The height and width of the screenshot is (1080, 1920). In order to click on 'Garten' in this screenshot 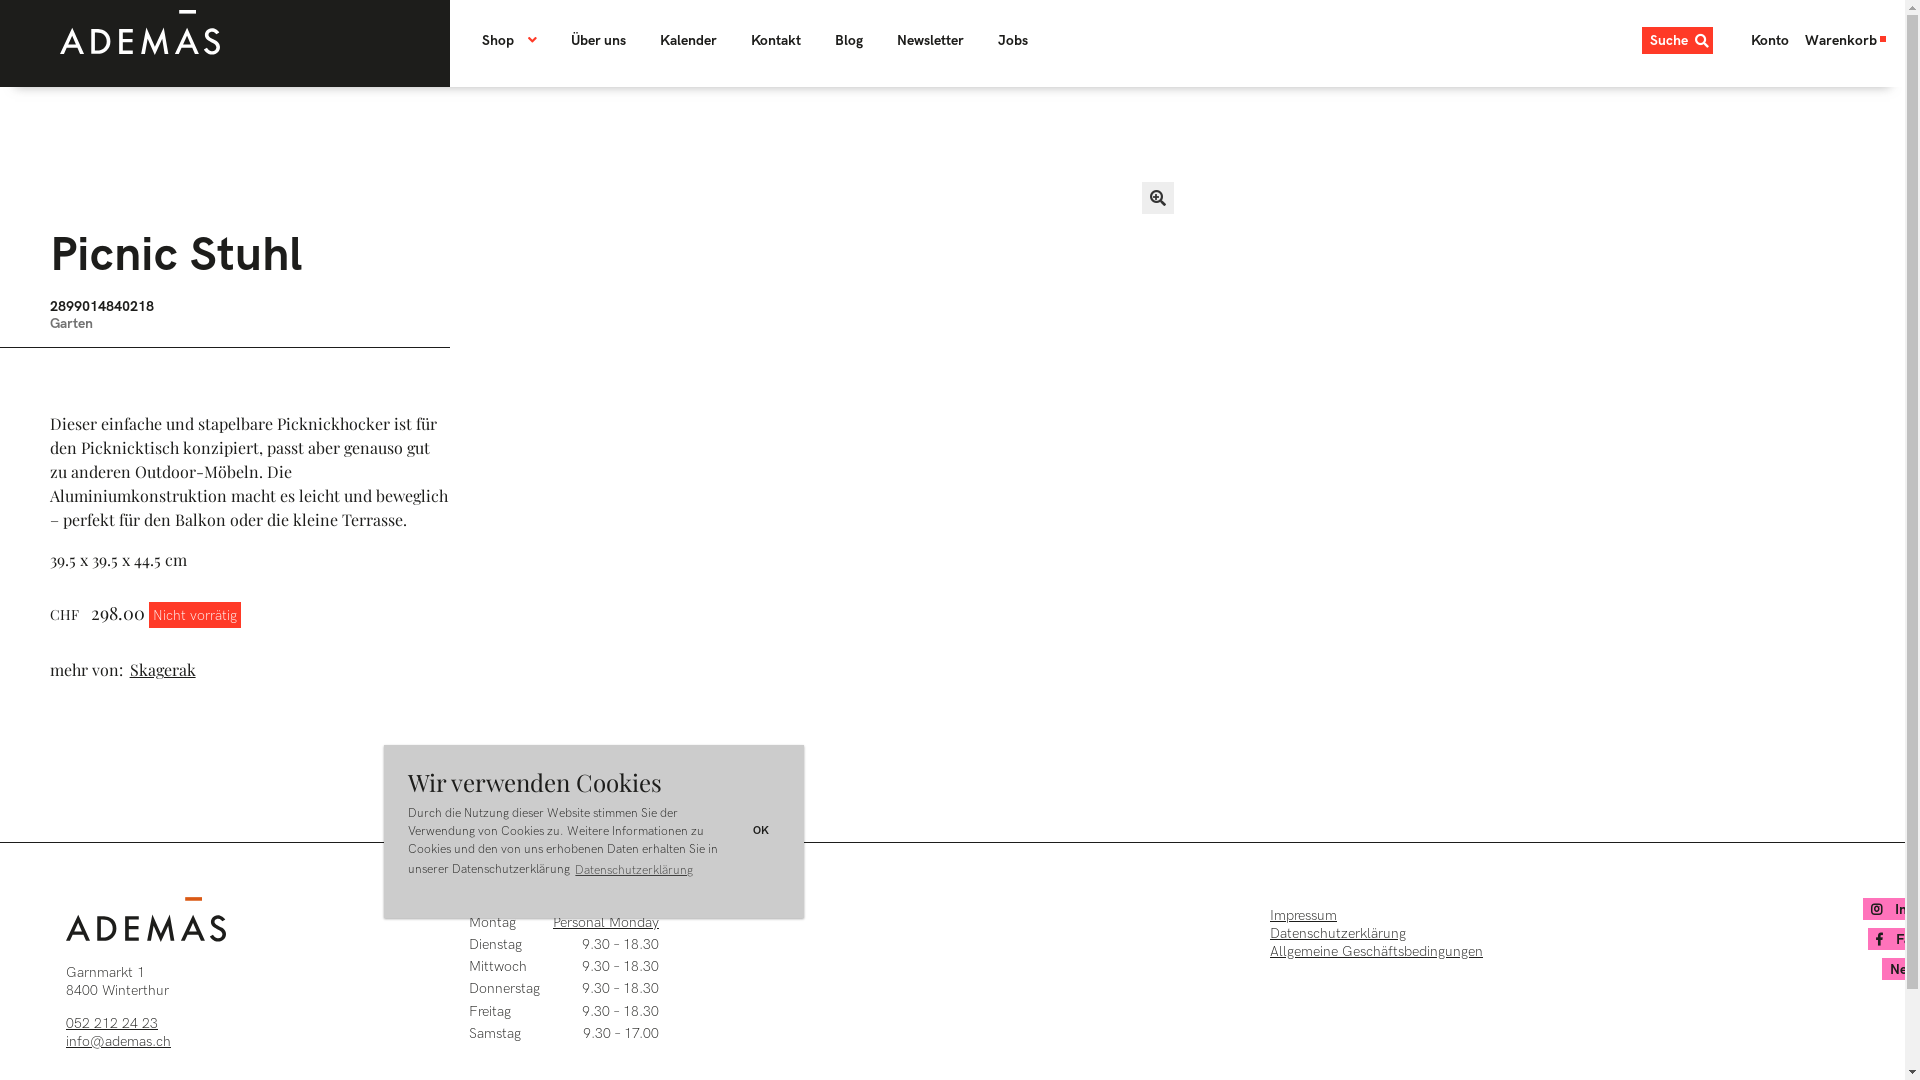, I will do `click(71, 322)`.